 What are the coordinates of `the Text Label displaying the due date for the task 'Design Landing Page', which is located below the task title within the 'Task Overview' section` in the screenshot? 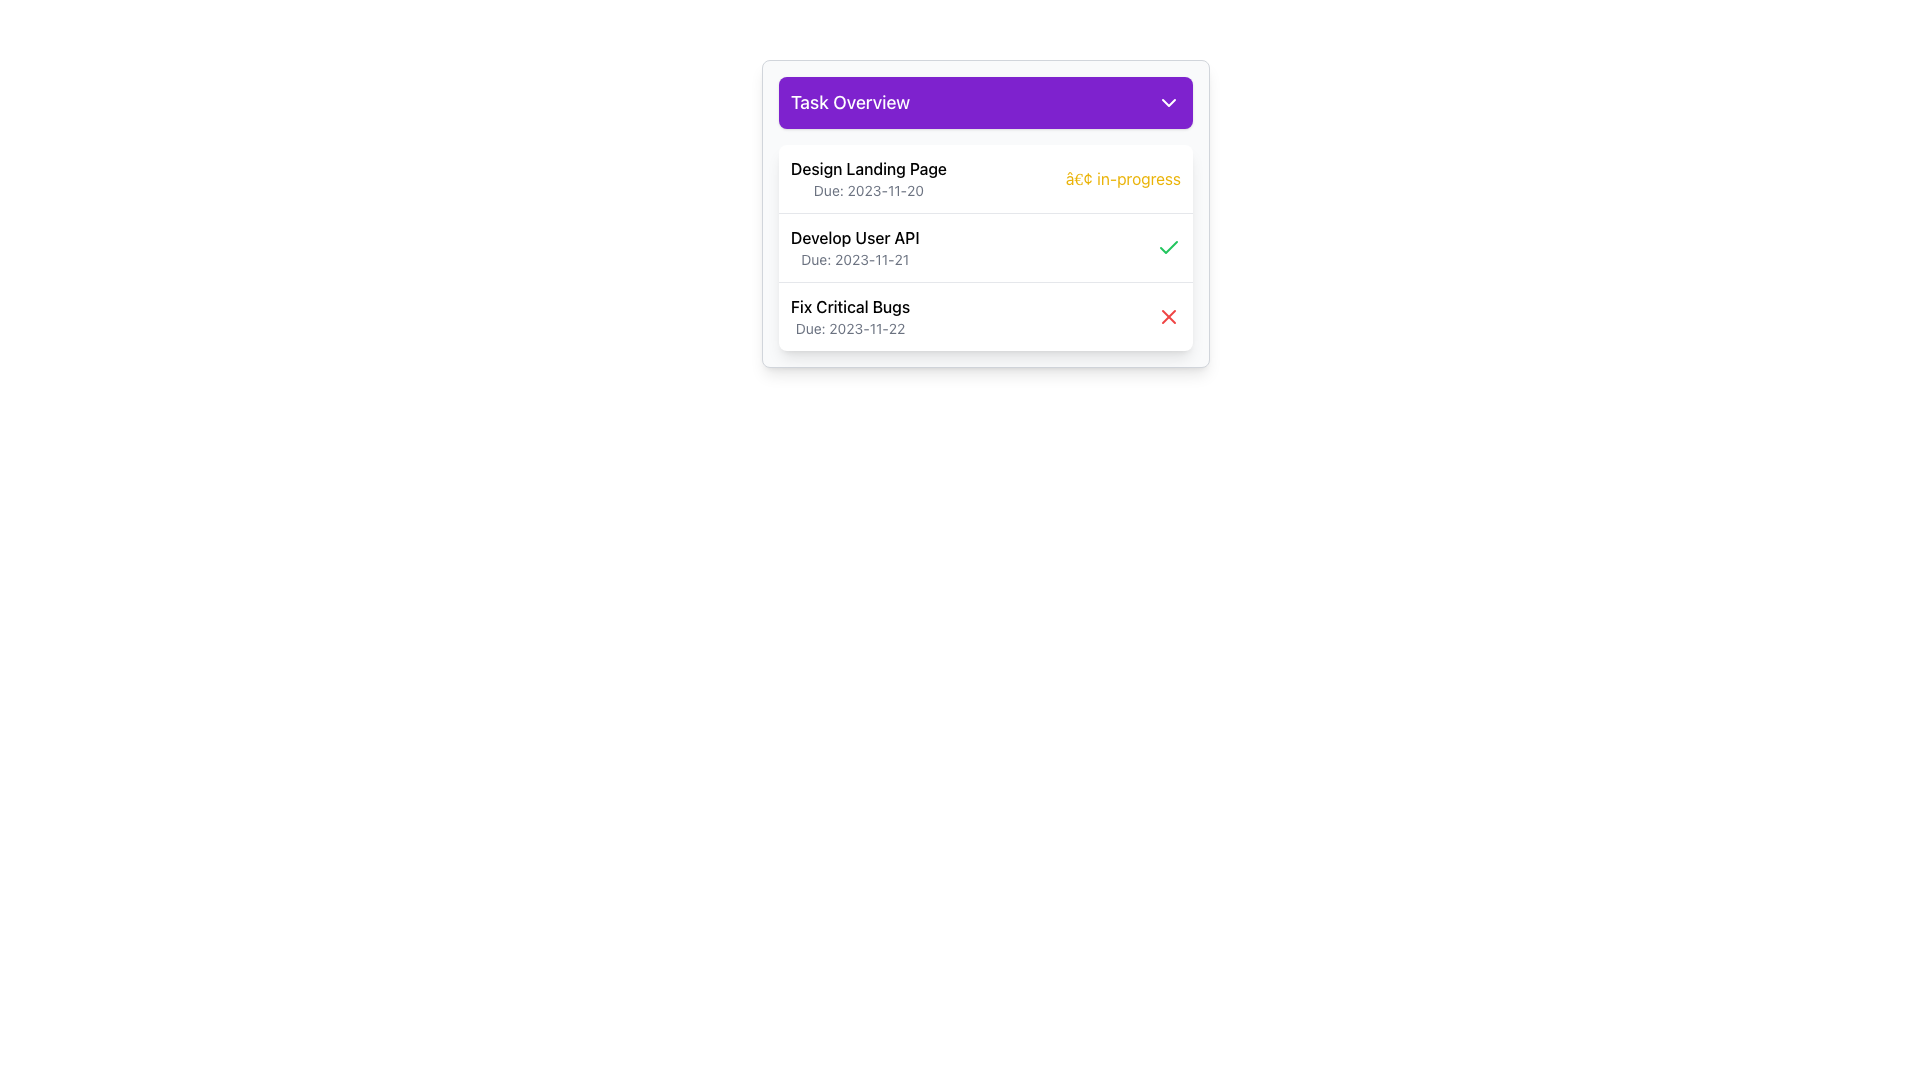 It's located at (868, 191).